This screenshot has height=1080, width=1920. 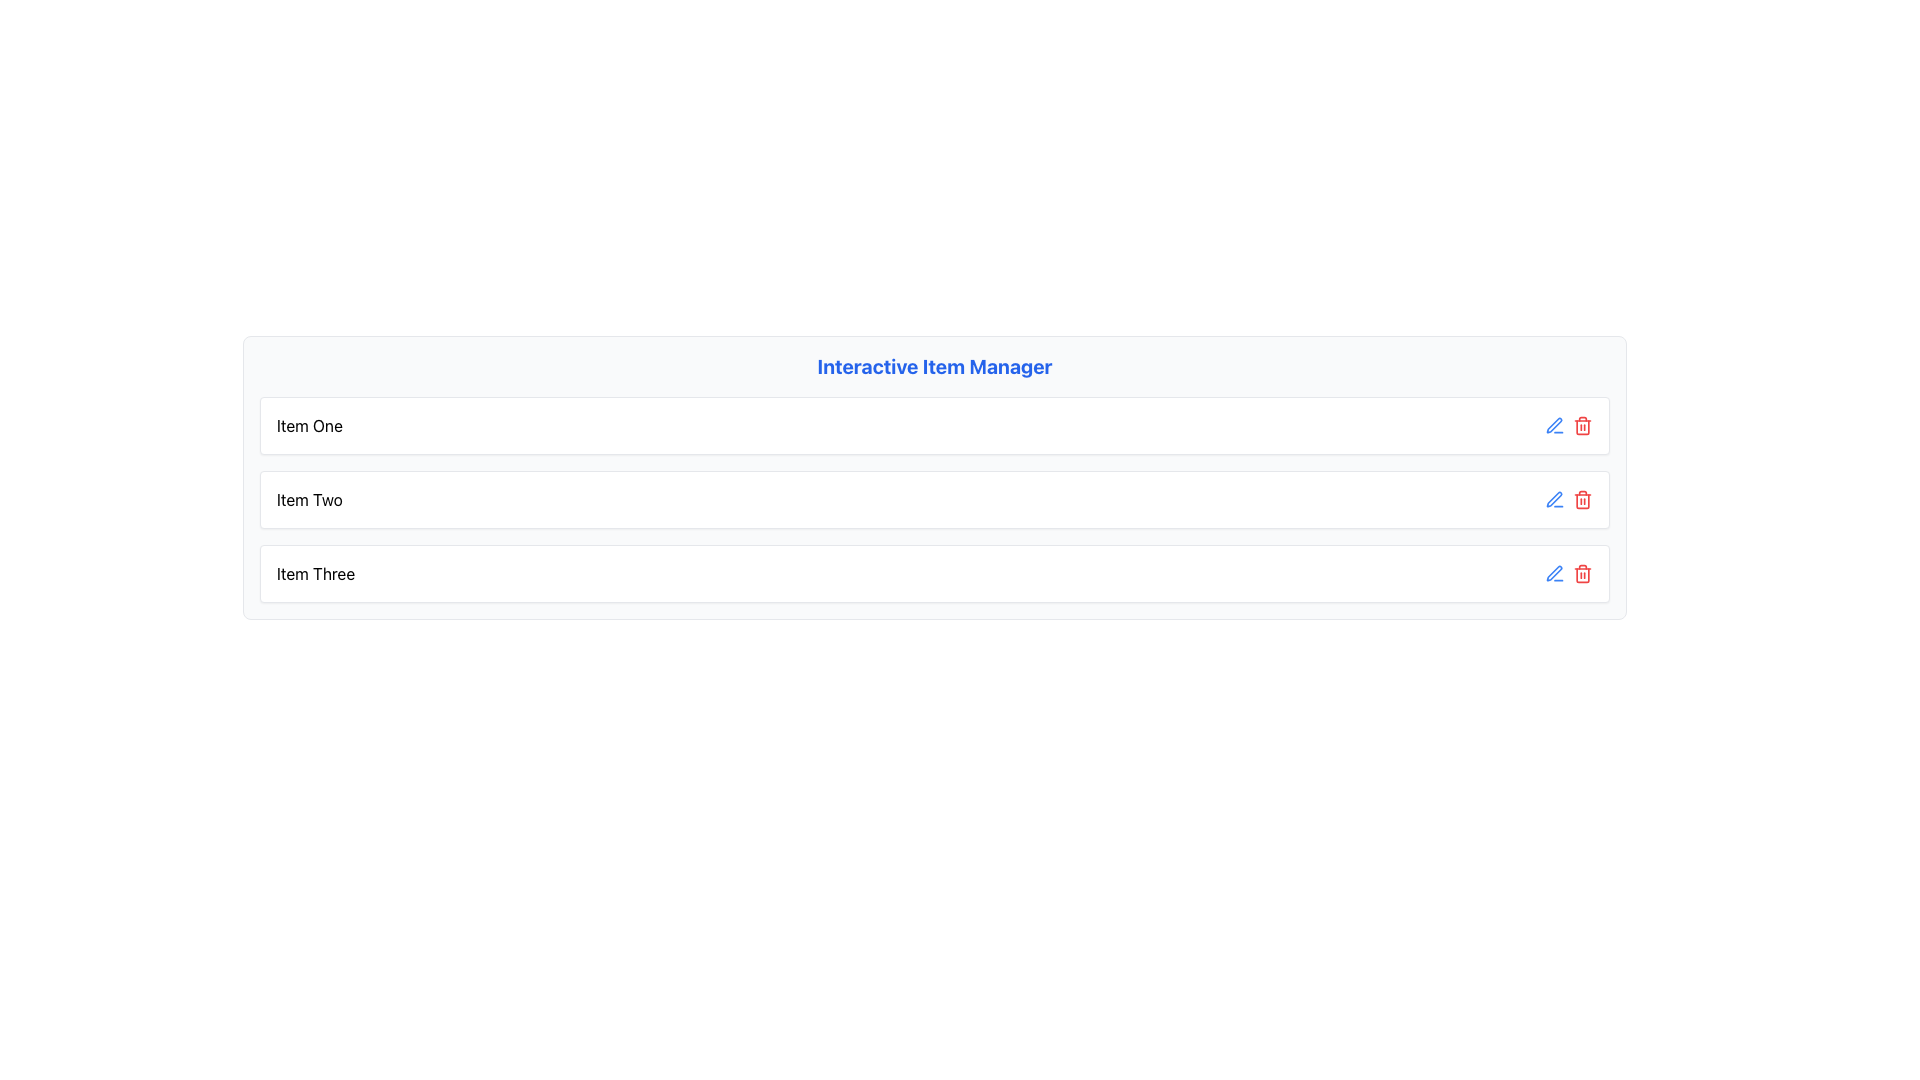 I want to click on the delete icon located to the right of the text 'Item Two', so click(x=1568, y=499).